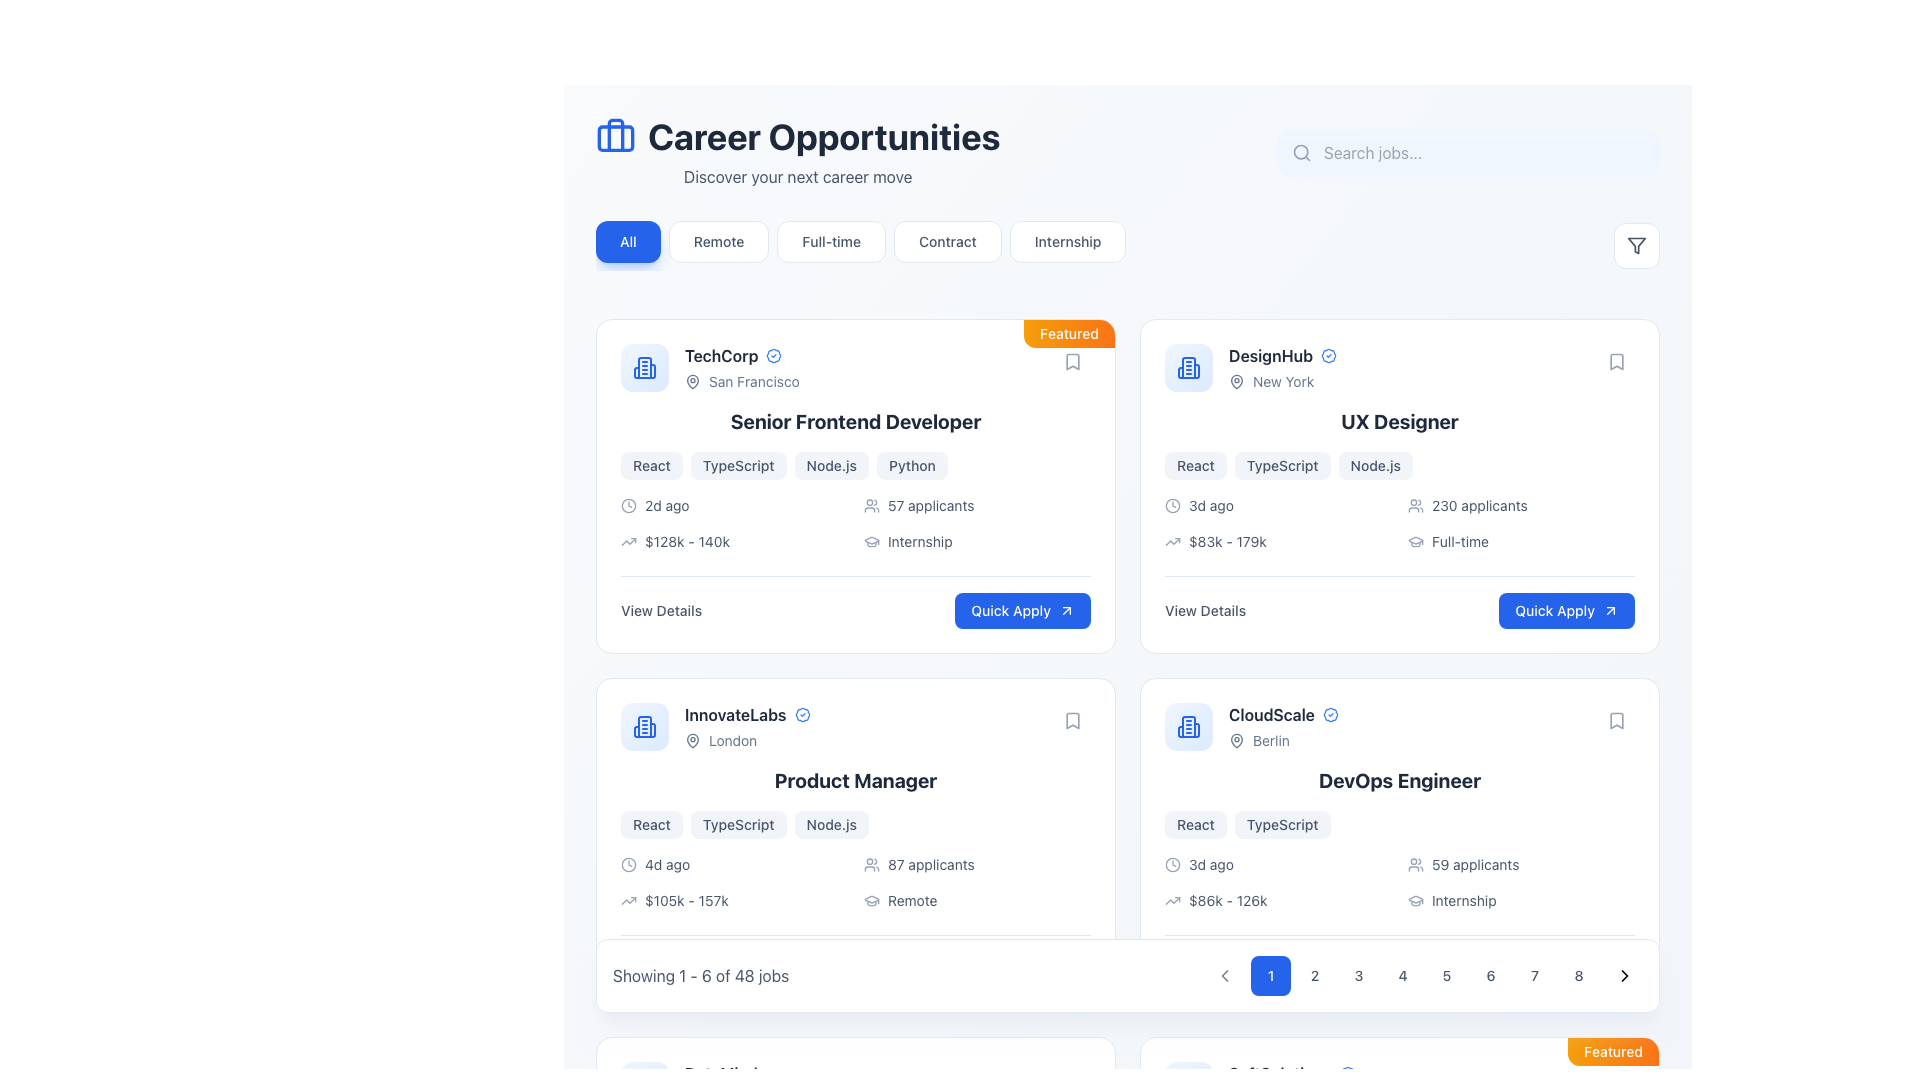 This screenshot has height=1080, width=1920. I want to click on the SVG icon styled as a diagonal arrow pointing upwards to the right, which is located within the 'Quick Apply' button at the bottom right of the job listing card for 'DesignHub UX Designer', so click(1611, 609).